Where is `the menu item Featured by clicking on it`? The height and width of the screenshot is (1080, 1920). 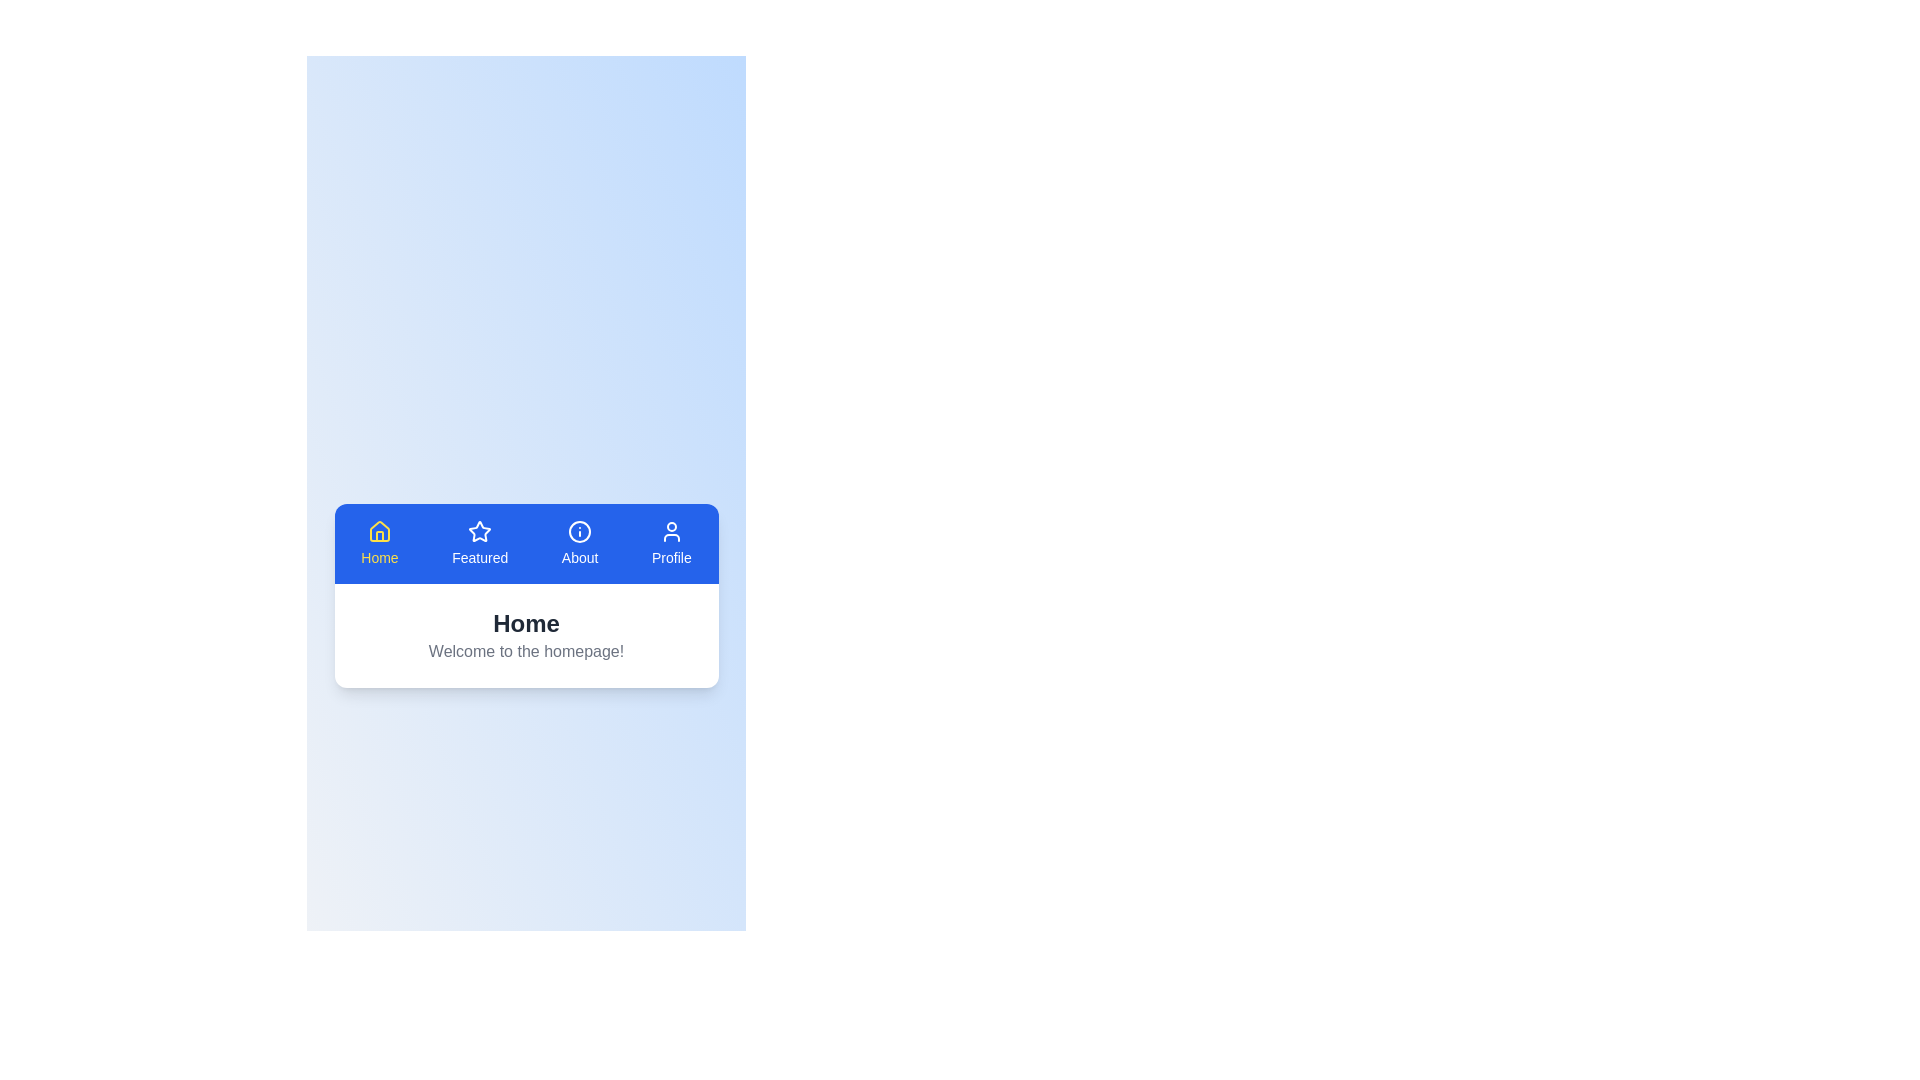 the menu item Featured by clicking on it is located at coordinates (480, 543).